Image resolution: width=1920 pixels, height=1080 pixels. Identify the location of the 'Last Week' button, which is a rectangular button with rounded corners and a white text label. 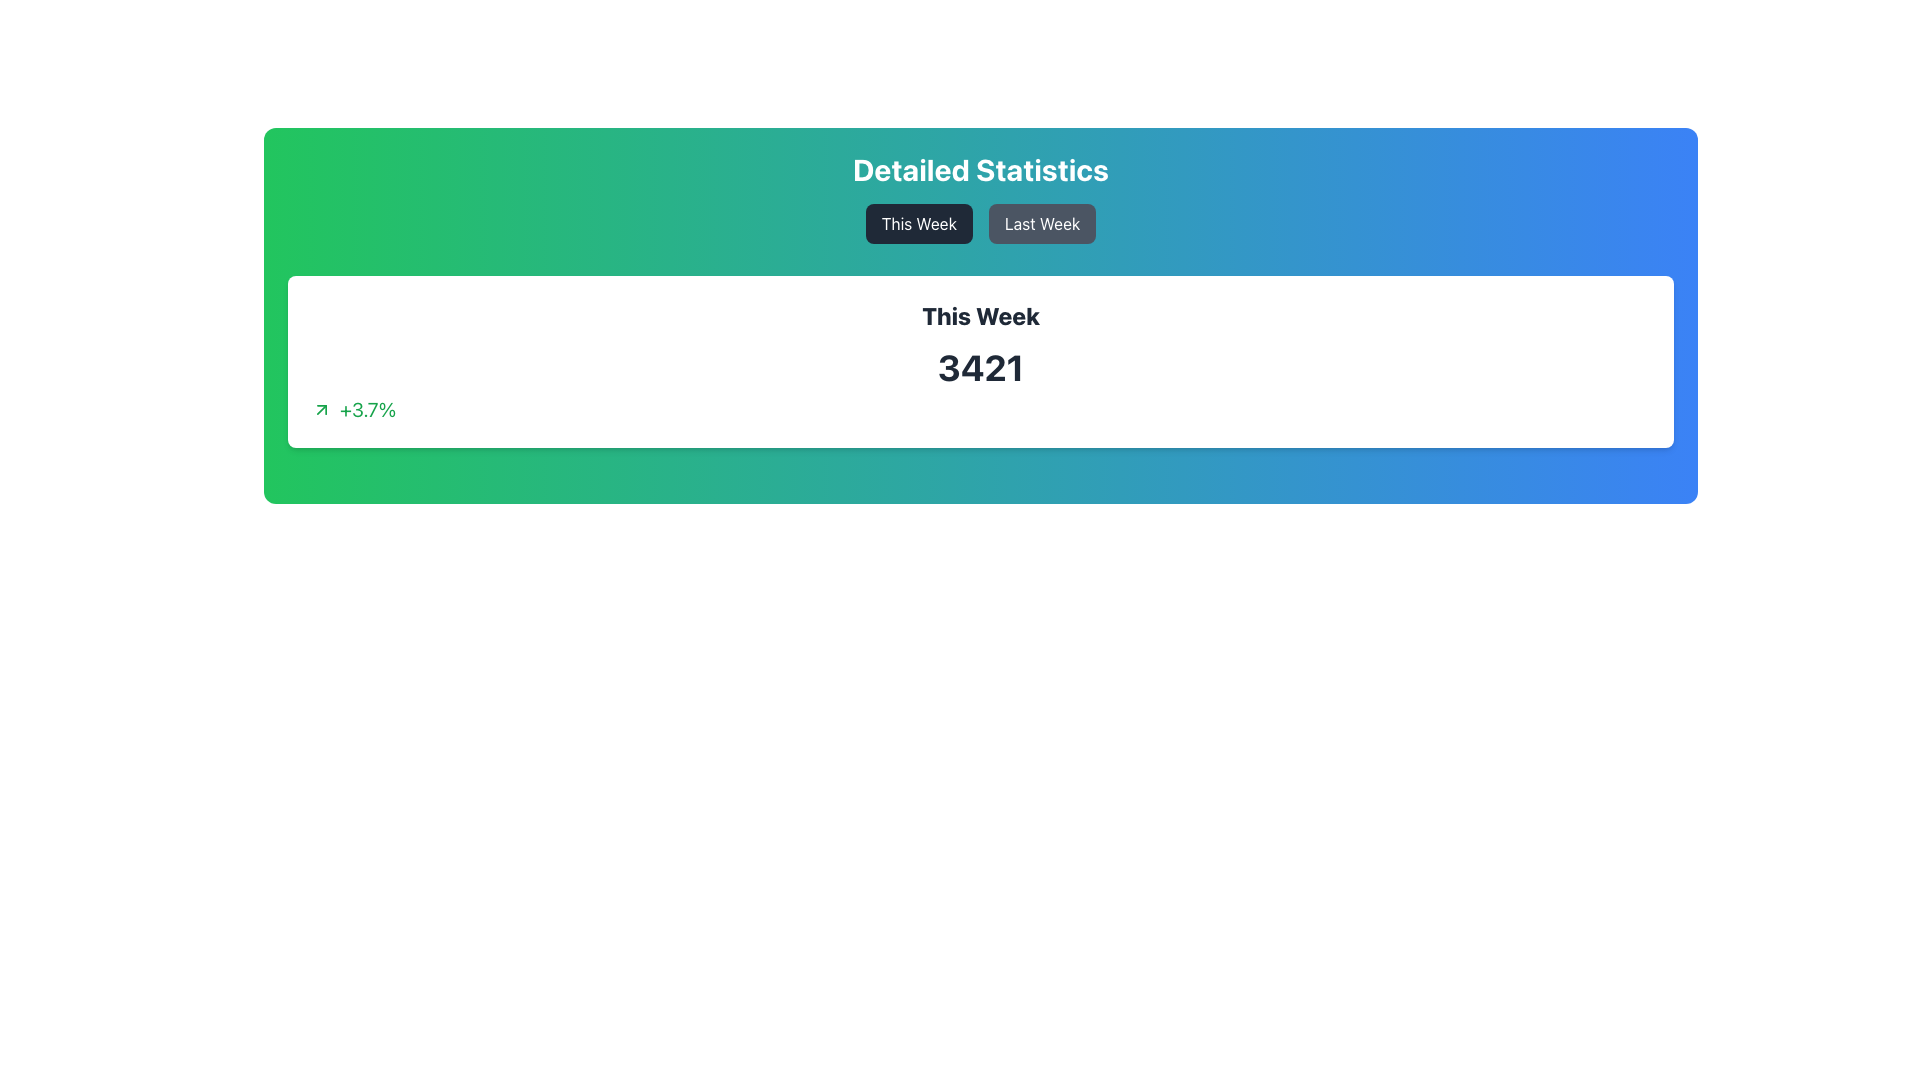
(1041, 223).